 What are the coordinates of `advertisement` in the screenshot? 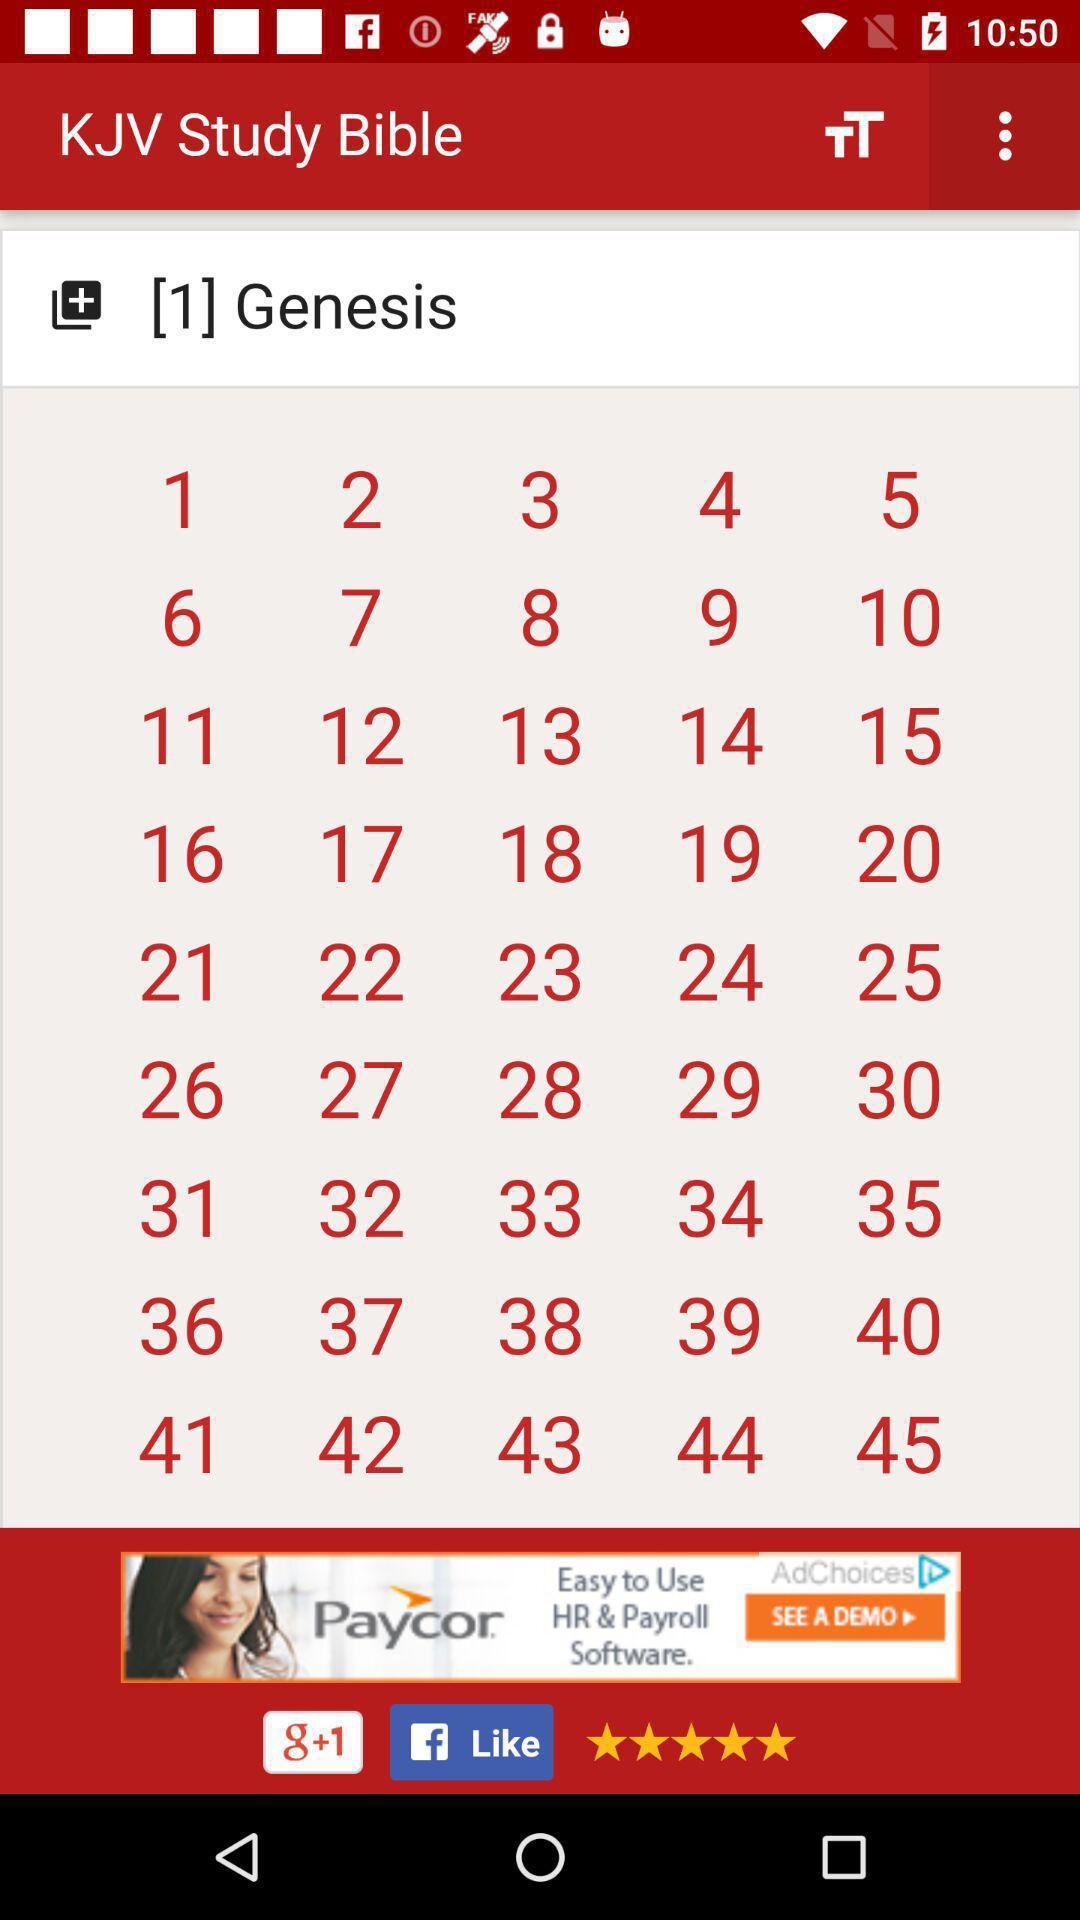 It's located at (540, 1617).